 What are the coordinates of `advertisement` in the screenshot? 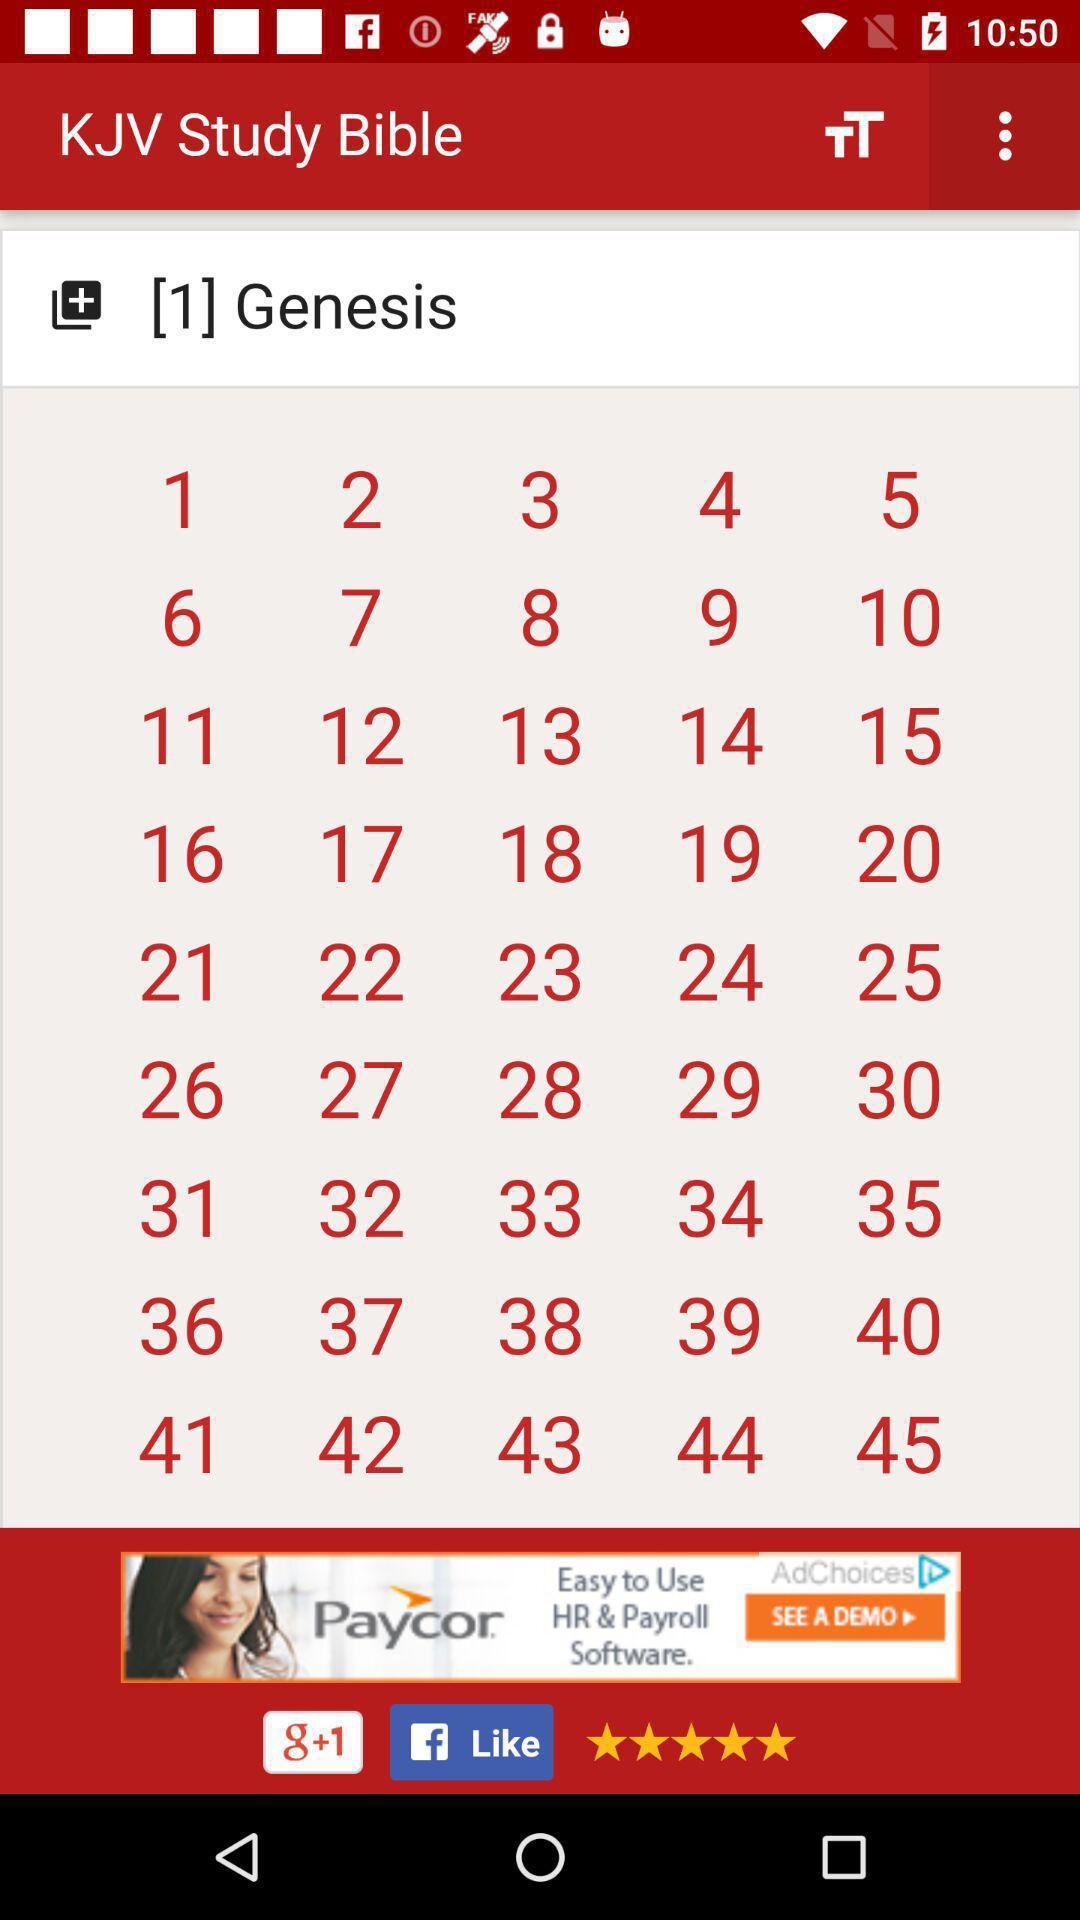 It's located at (540, 1617).